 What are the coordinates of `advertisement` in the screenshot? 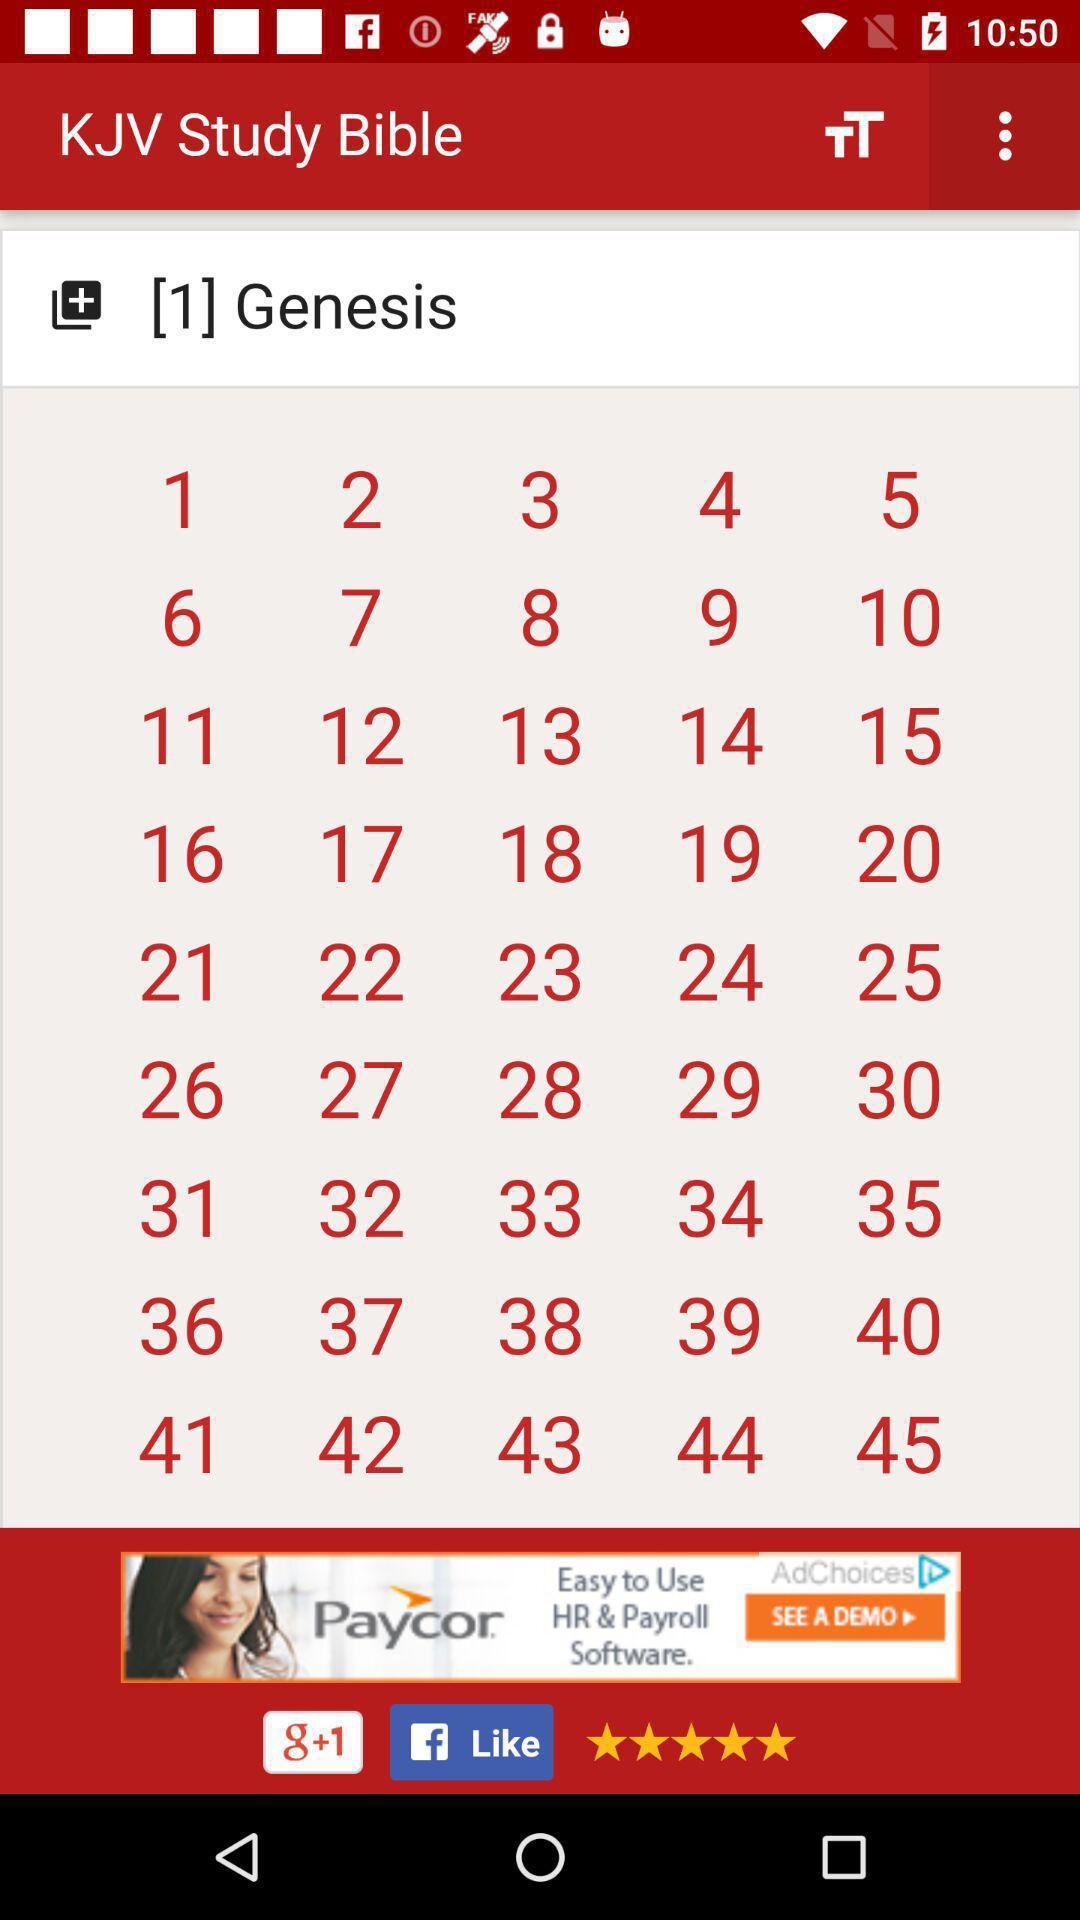 It's located at (540, 1617).